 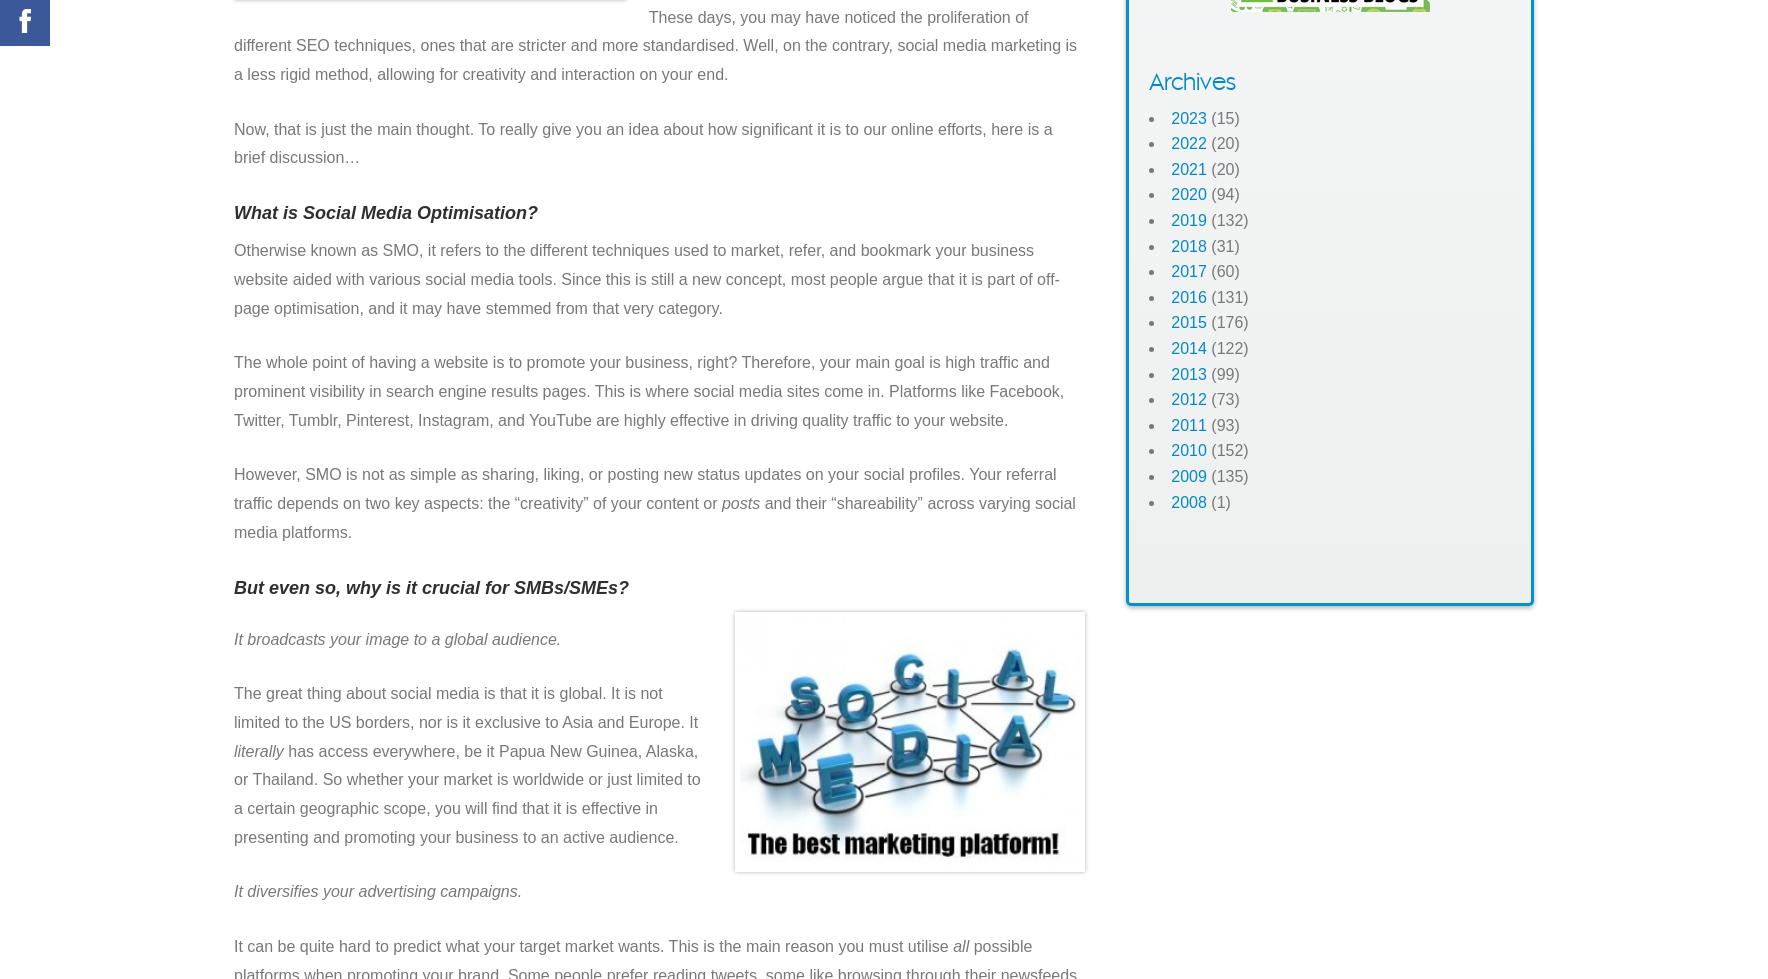 I want to click on '2012', so click(x=1188, y=399).